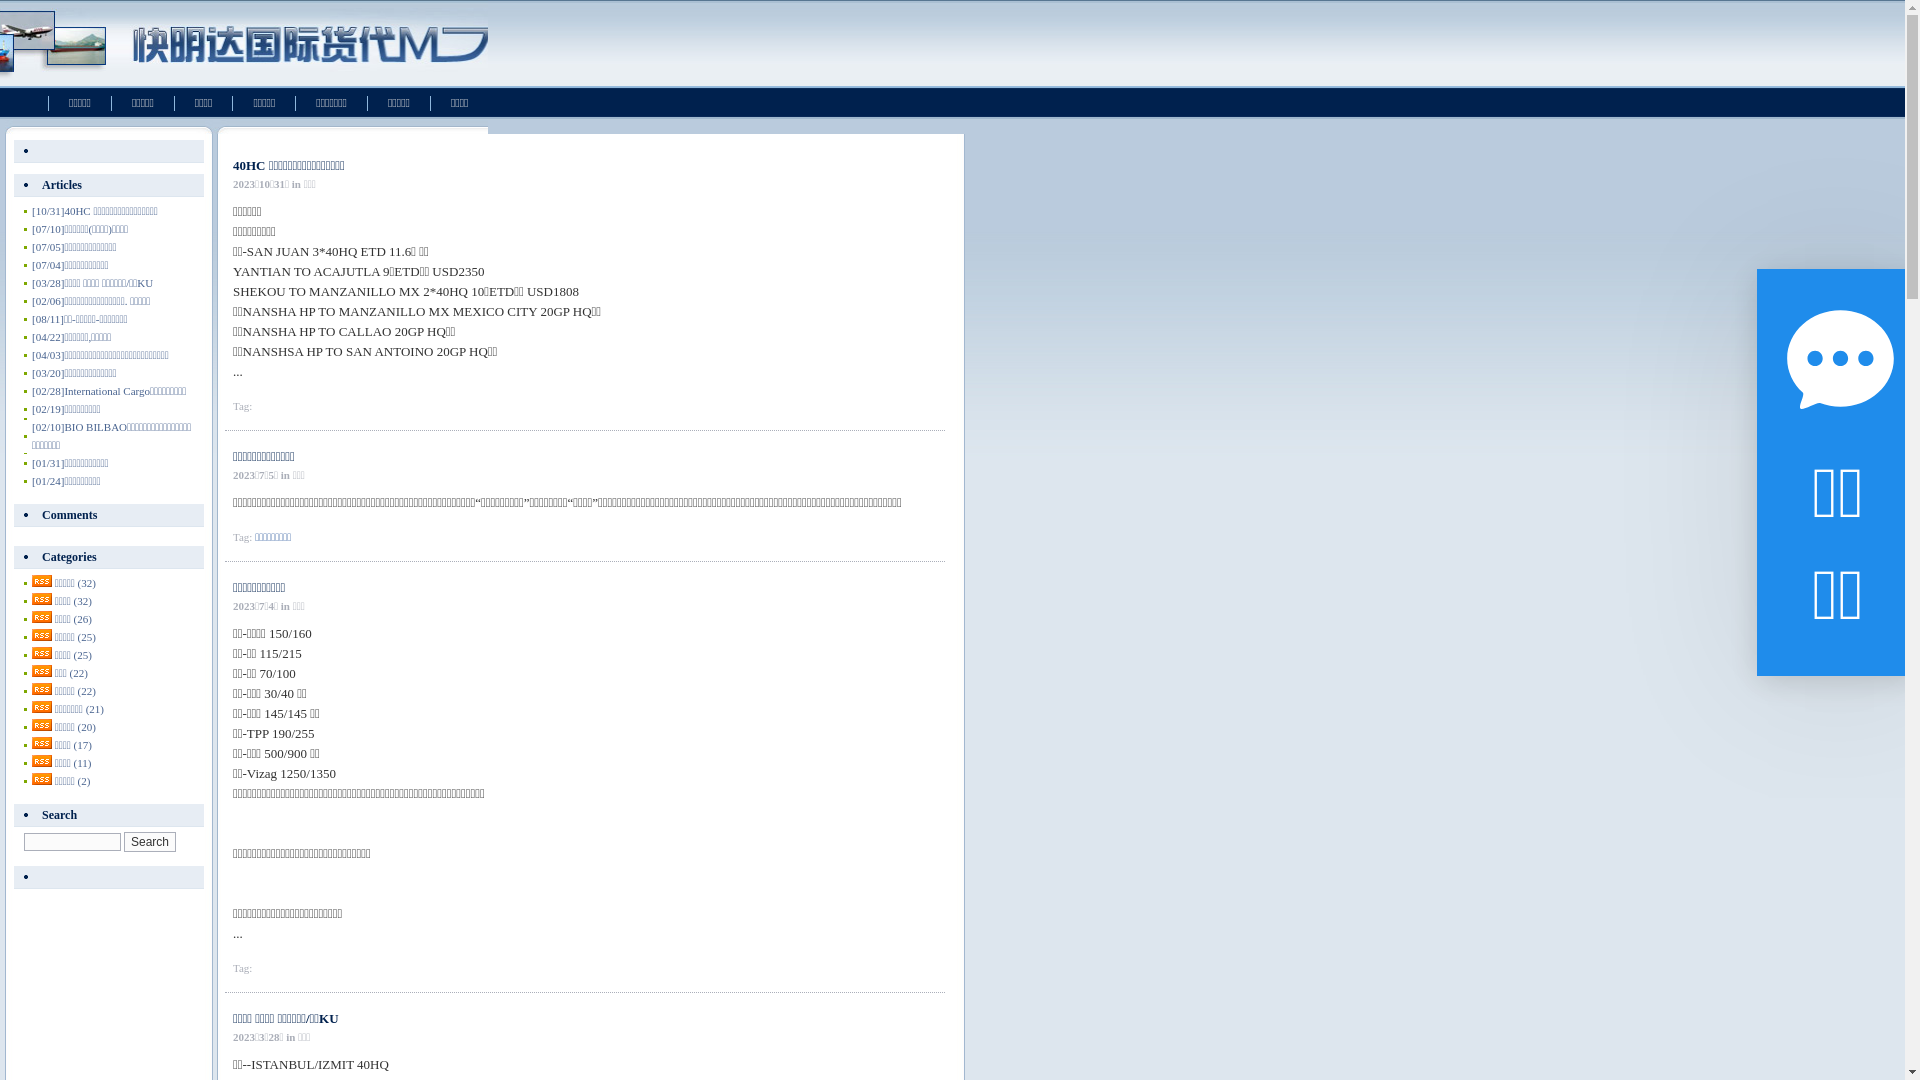 The width and height of the screenshot is (1920, 1080). Describe the element at coordinates (42, 743) in the screenshot. I see `'rss'` at that location.